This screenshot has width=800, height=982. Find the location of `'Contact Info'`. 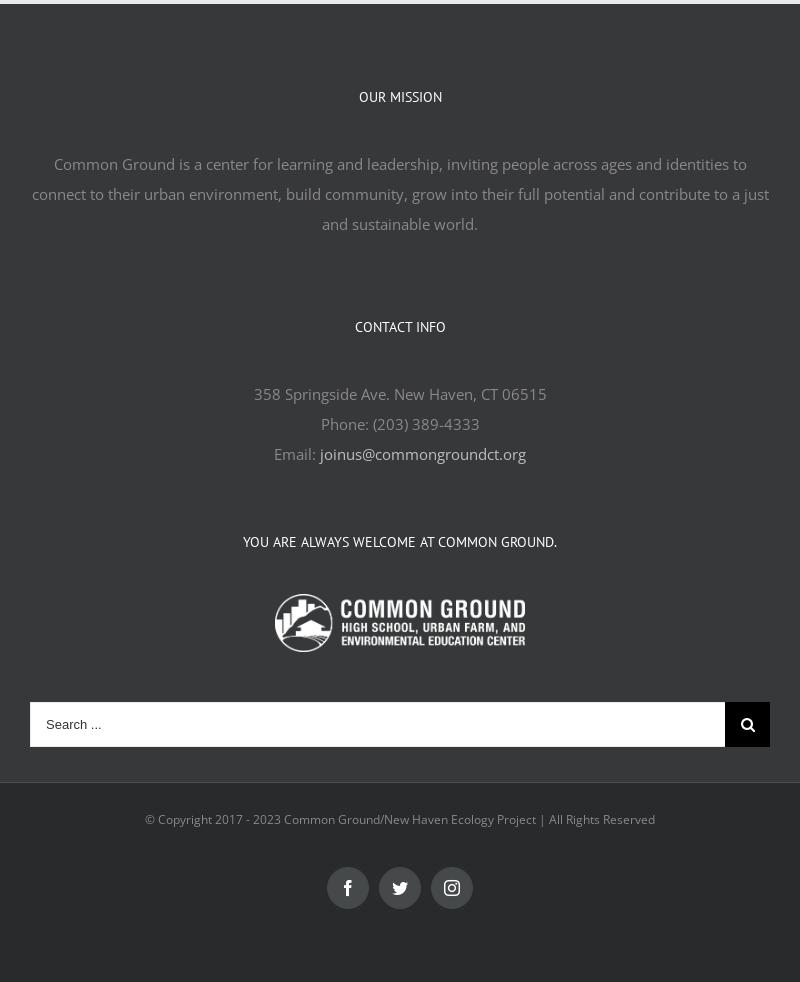

'Contact Info' is located at coordinates (398, 327).